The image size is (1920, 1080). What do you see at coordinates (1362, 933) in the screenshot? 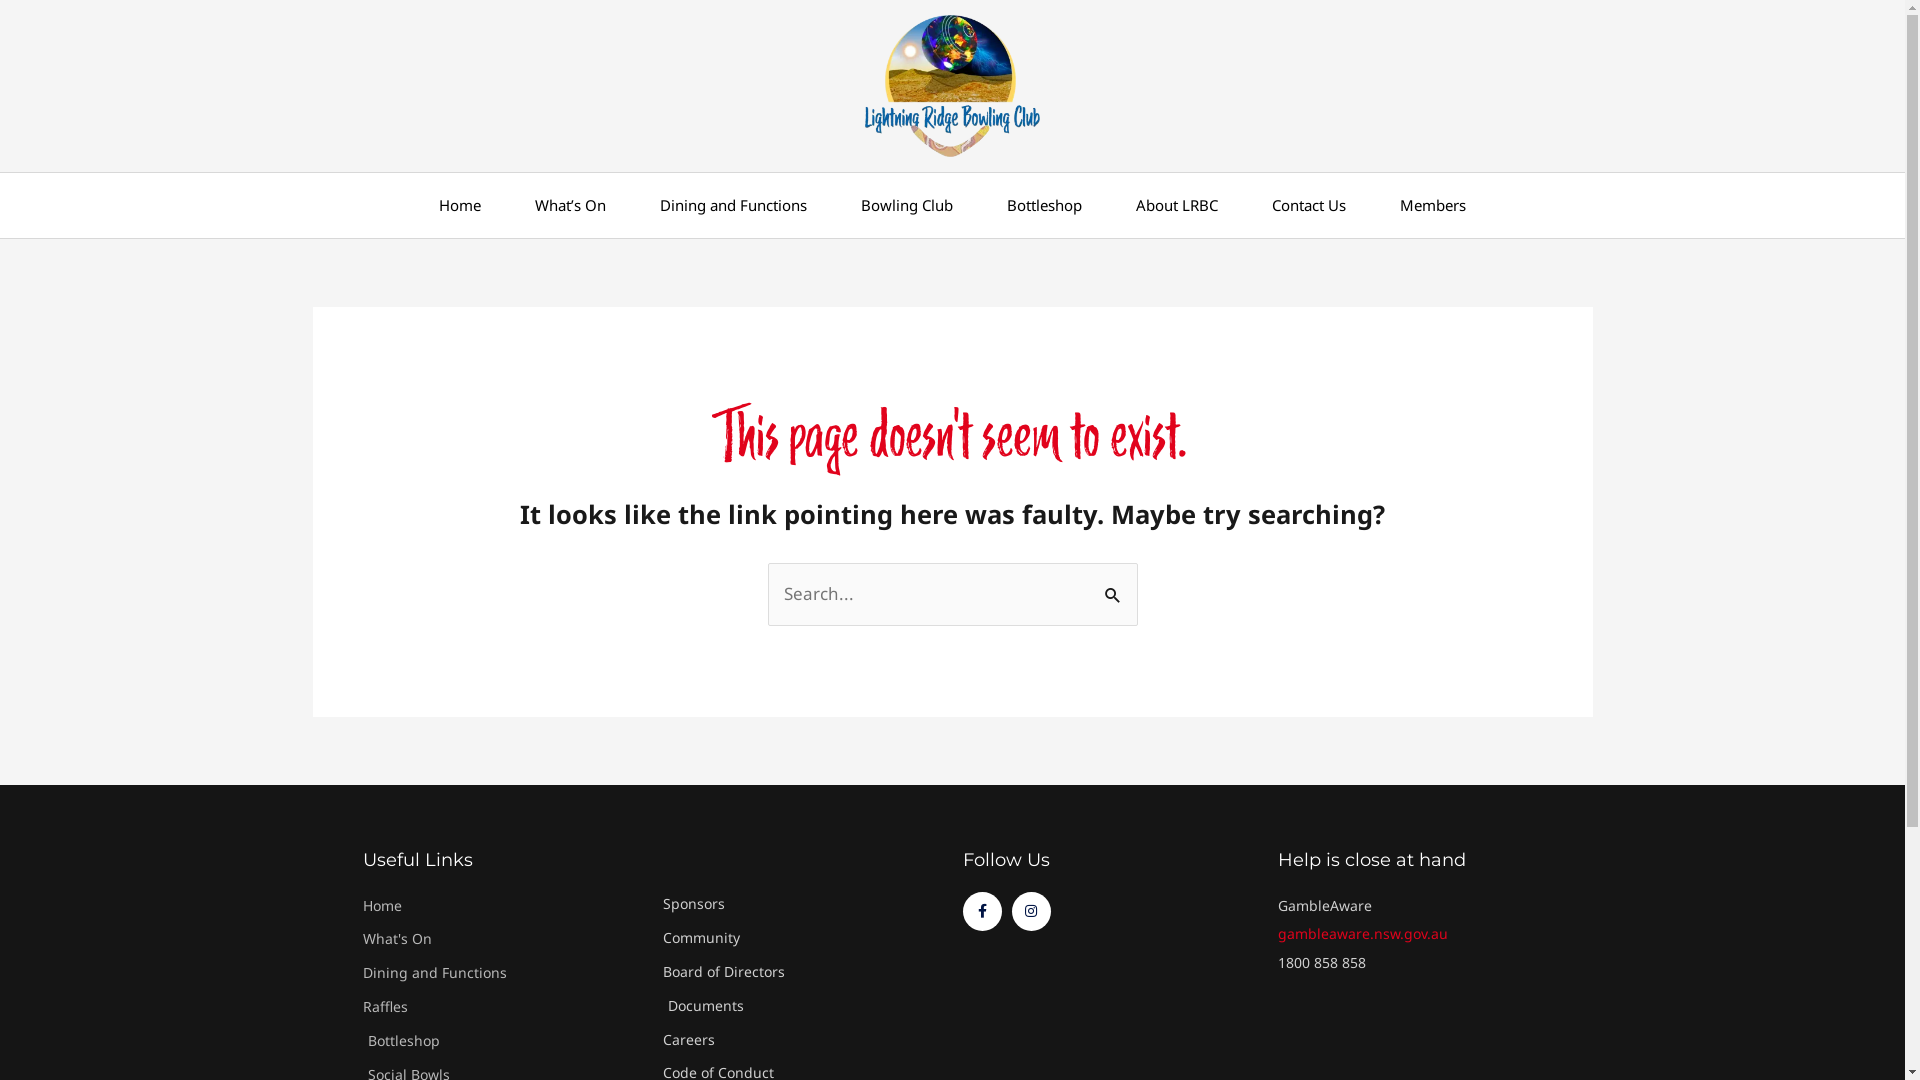
I see `'gambleaware.nsw.gov.au'` at bounding box center [1362, 933].